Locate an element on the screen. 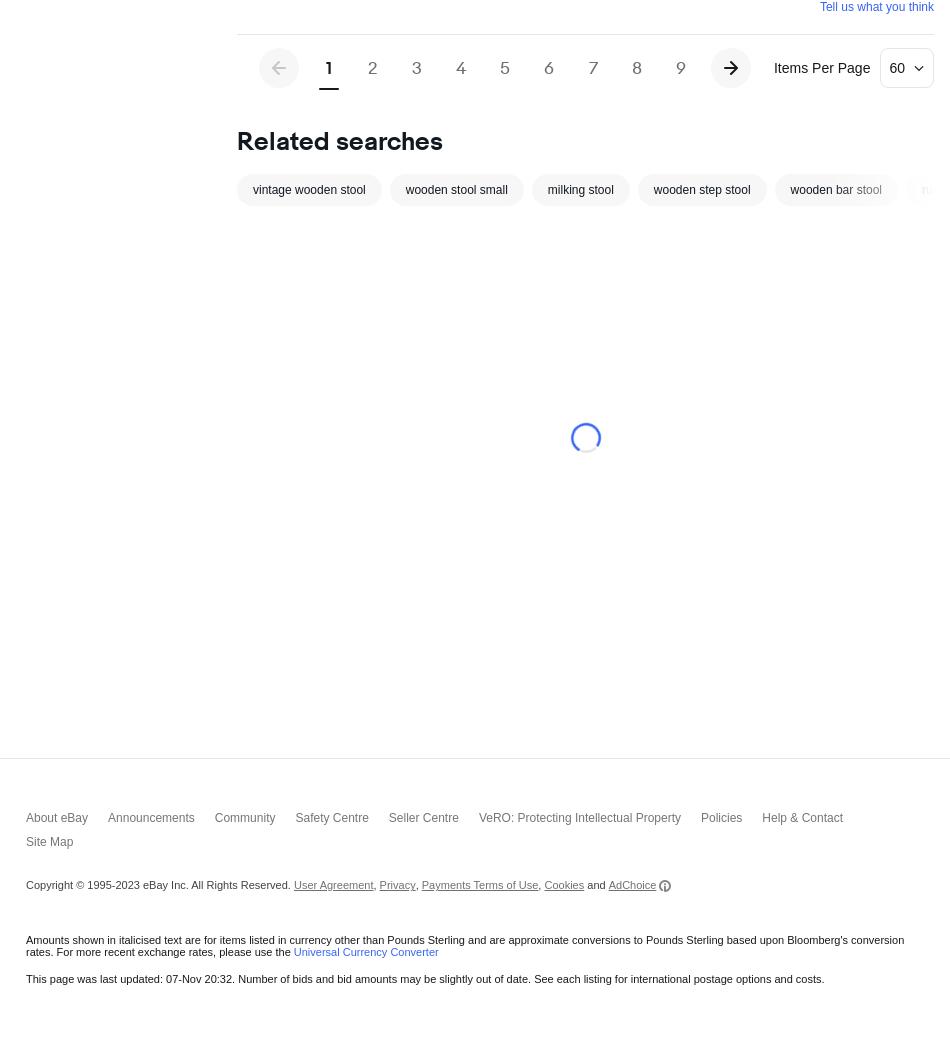 The image size is (950, 1050). '7' is located at coordinates (587, 66).